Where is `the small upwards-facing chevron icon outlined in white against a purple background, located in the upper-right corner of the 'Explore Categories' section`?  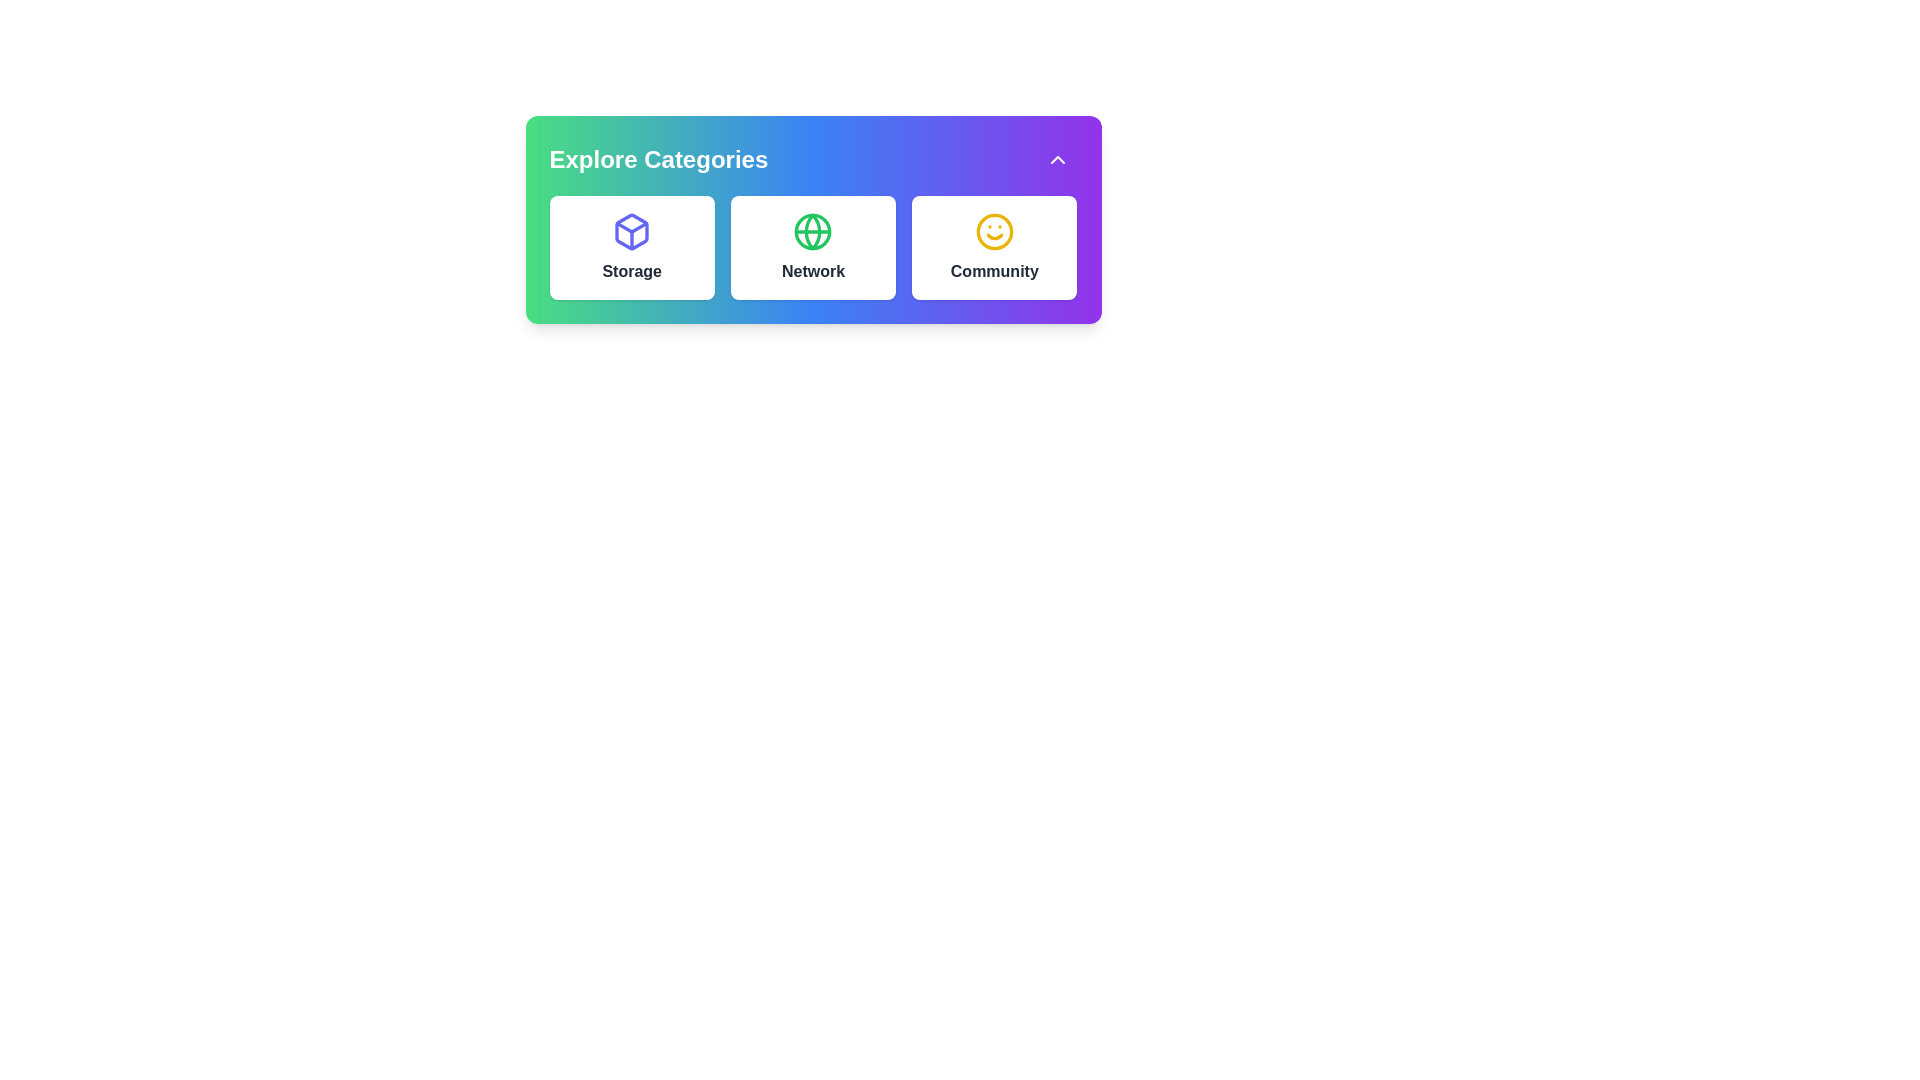 the small upwards-facing chevron icon outlined in white against a purple background, located in the upper-right corner of the 'Explore Categories' section is located at coordinates (1056, 158).